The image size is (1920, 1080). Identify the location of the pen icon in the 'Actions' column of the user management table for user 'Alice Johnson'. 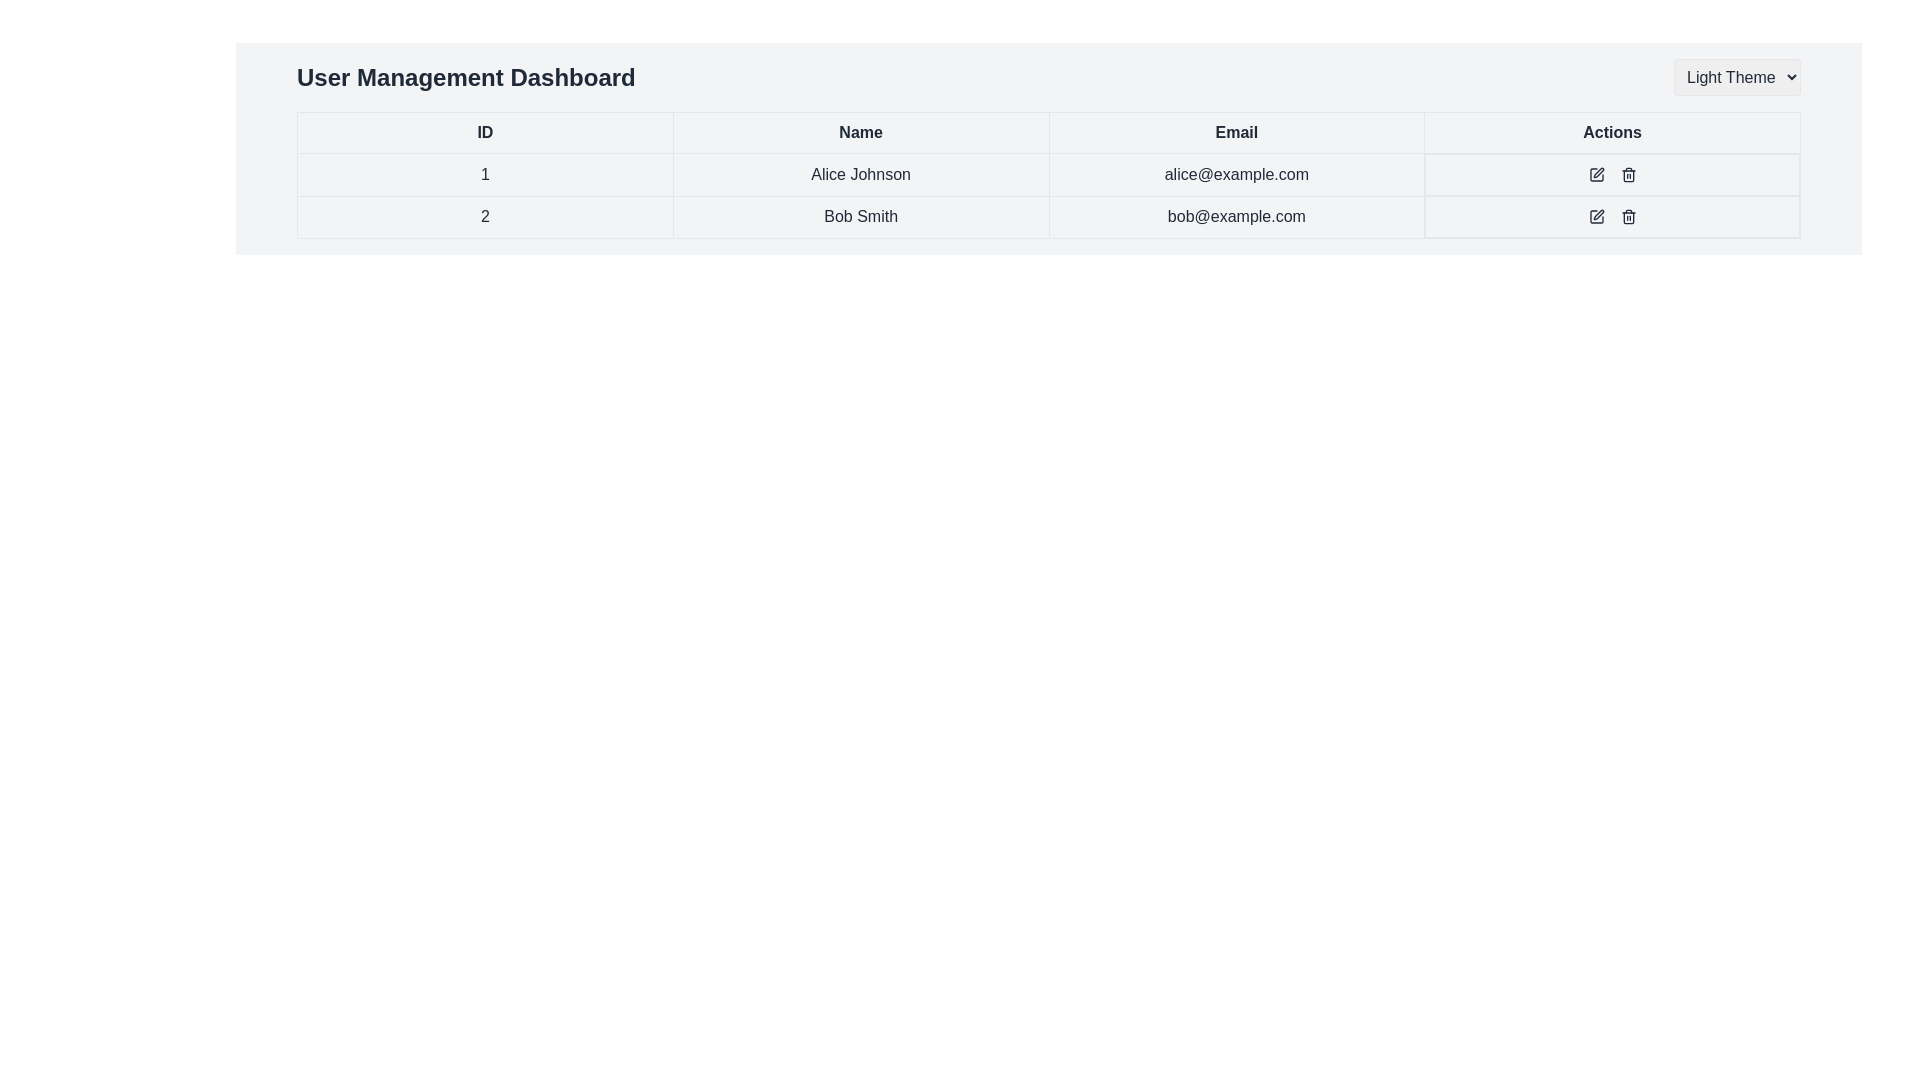
(1597, 172).